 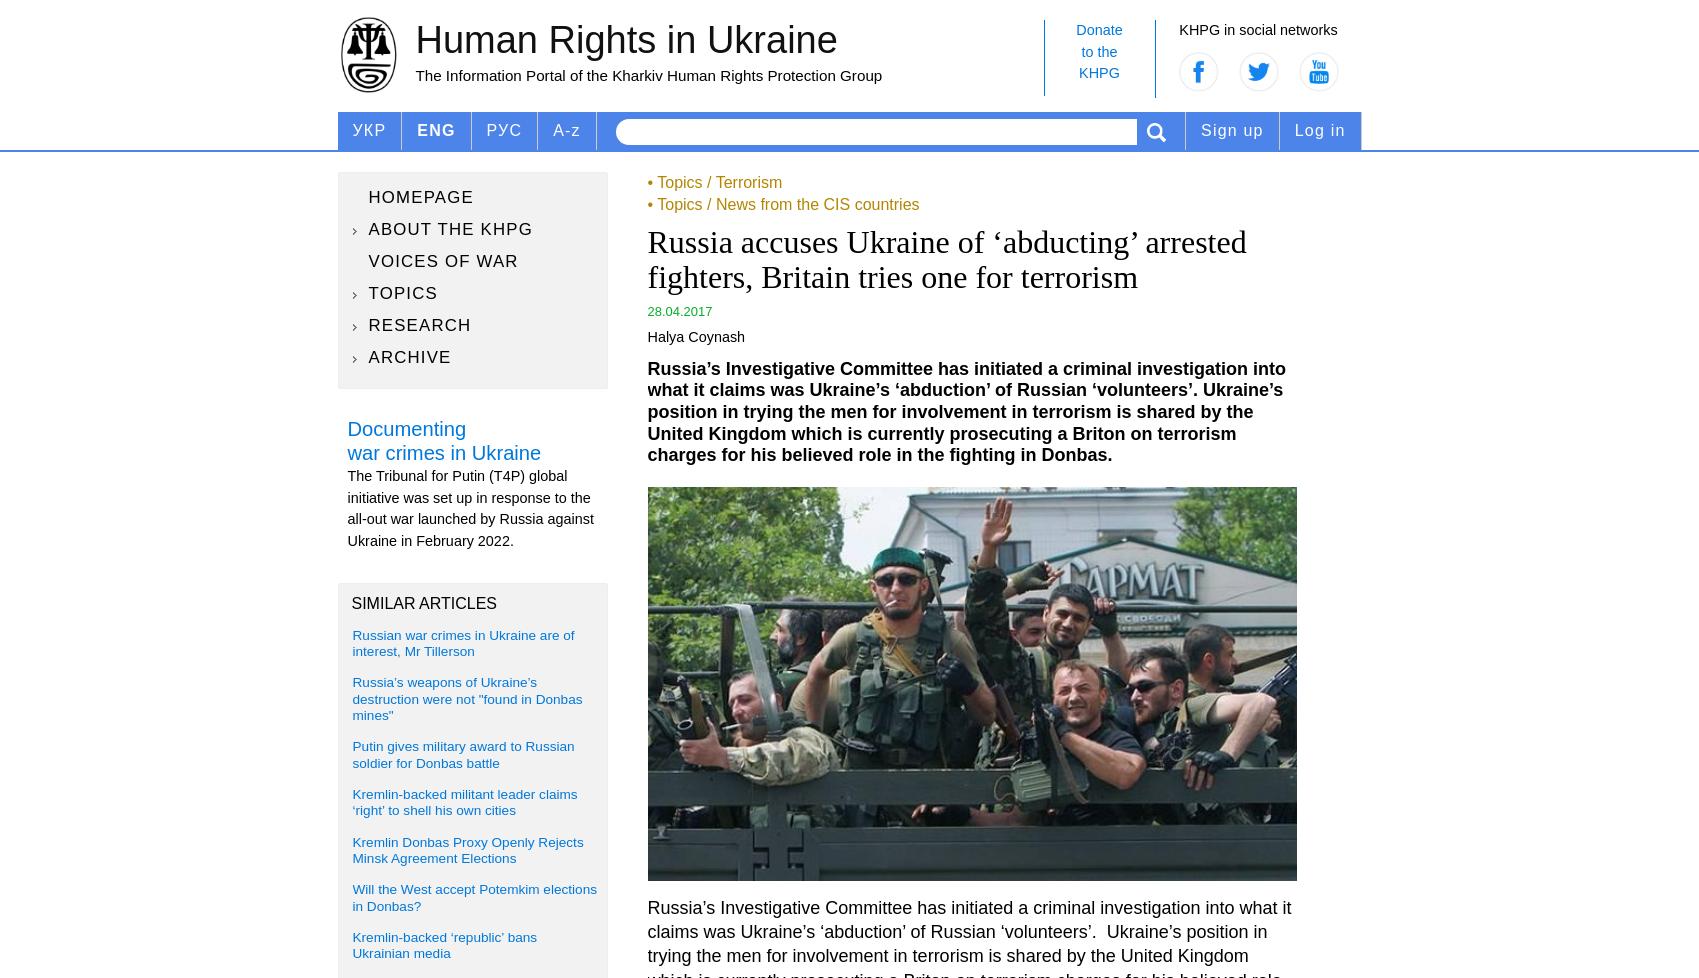 I want to click on 'Russia’s weapons of Ukraine’s destruction were not "found in Donbas mines"', so click(x=351, y=698).